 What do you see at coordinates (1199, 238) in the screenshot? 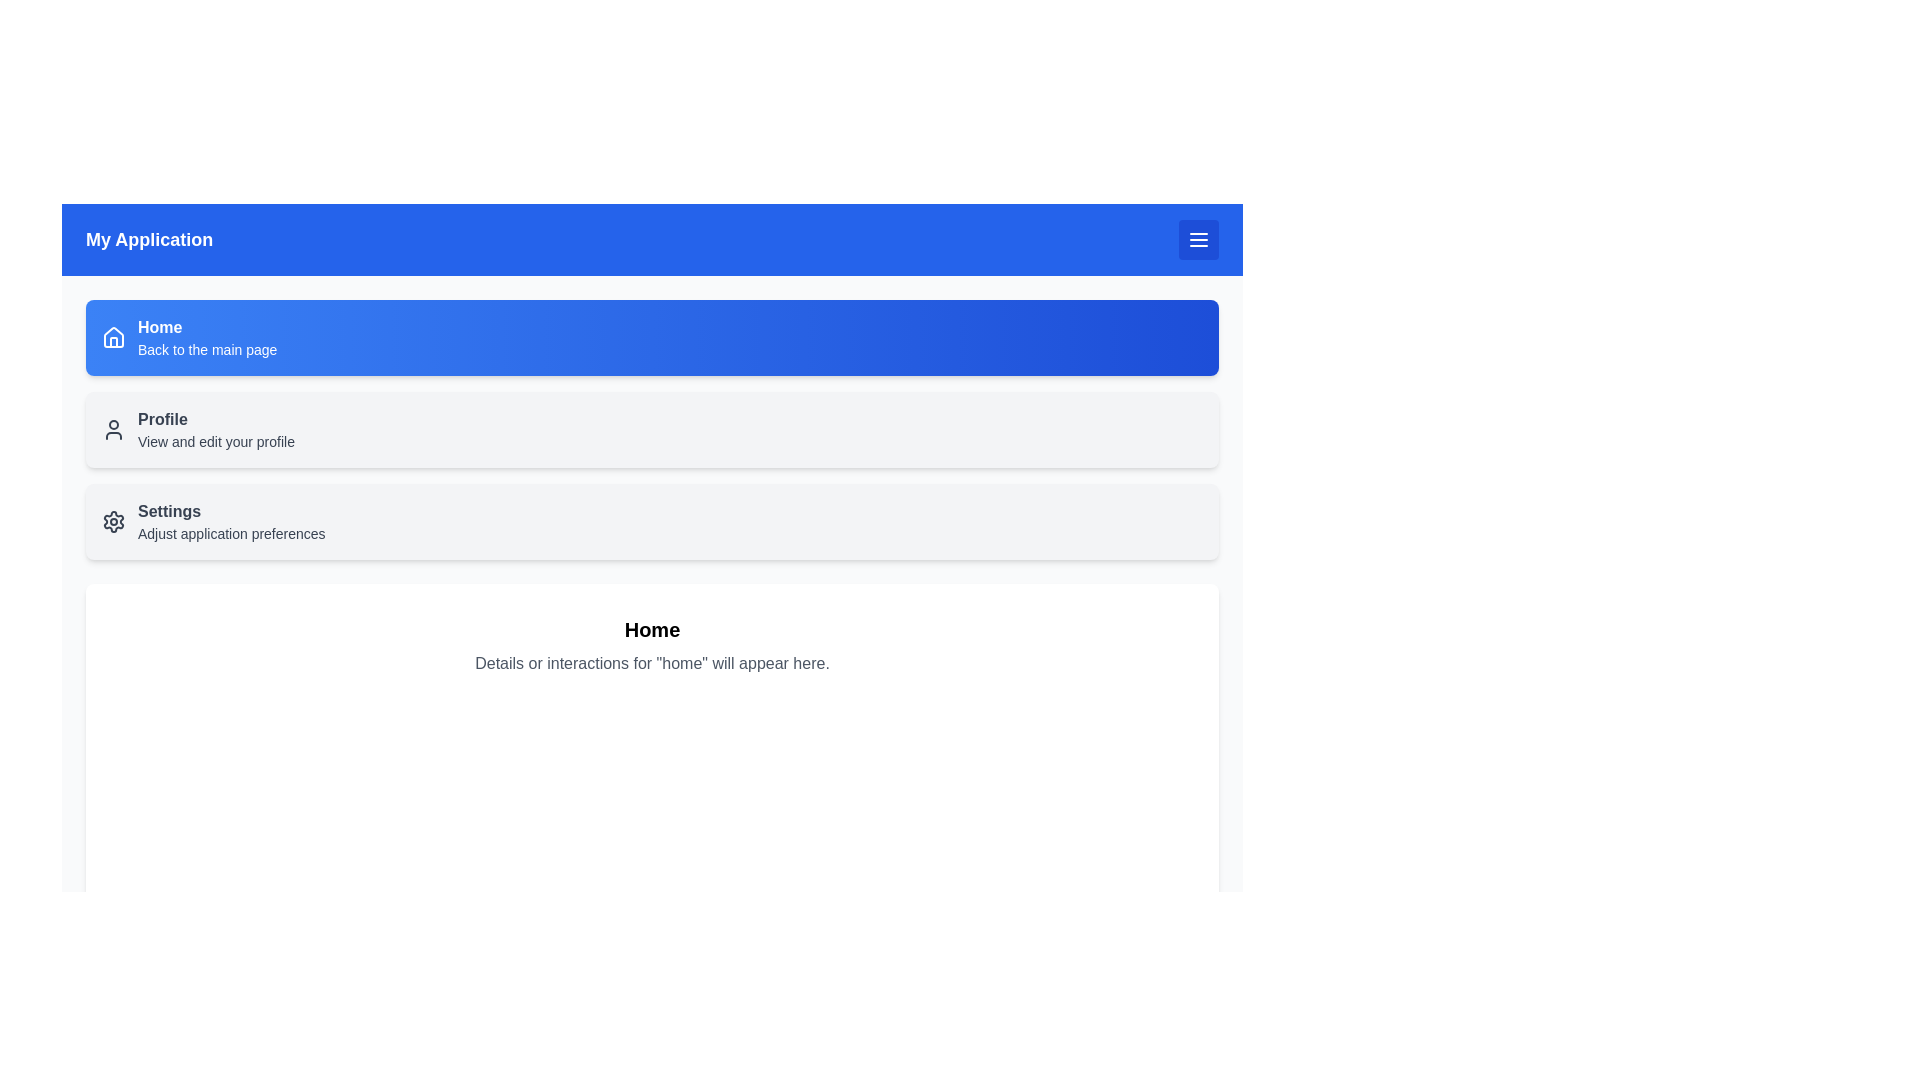
I see `the menu icon located in the top-right corner of the application interface` at bounding box center [1199, 238].